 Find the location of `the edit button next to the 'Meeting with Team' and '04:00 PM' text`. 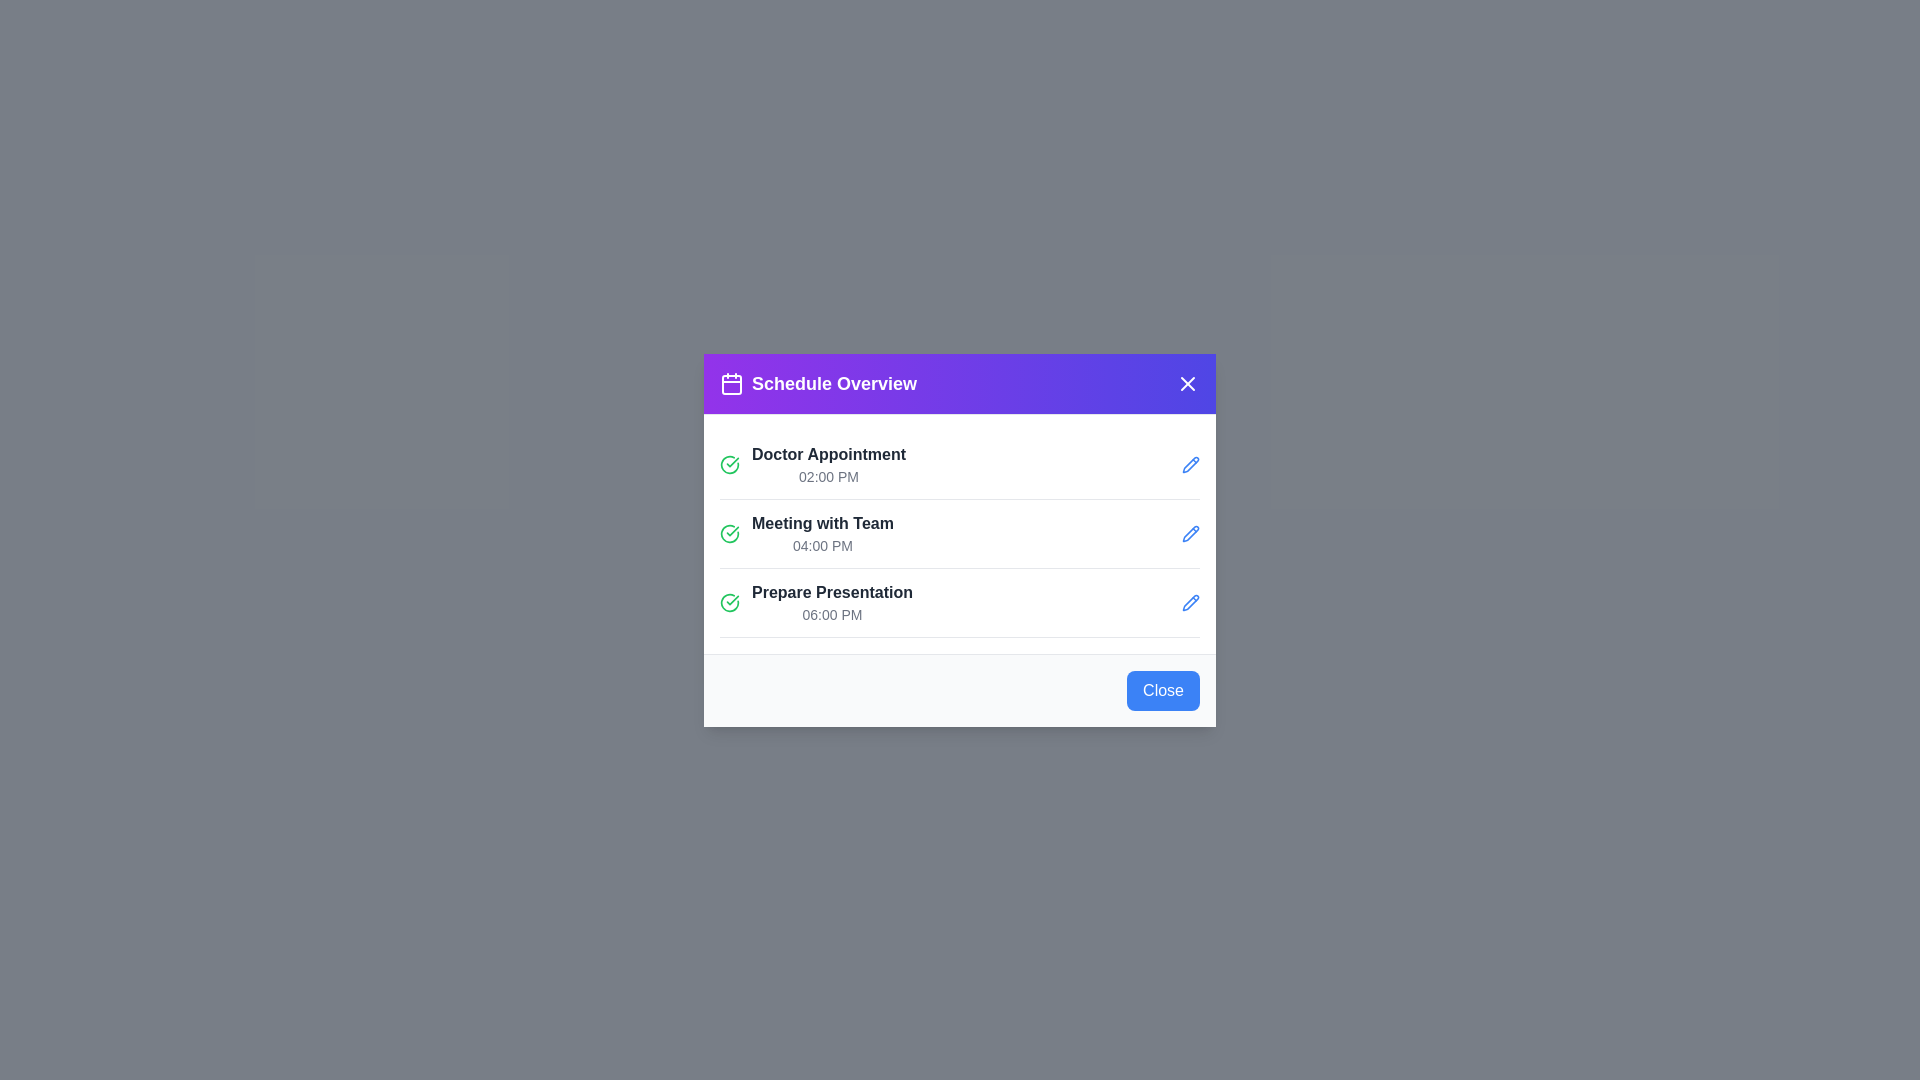

the edit button next to the 'Meeting with Team' and '04:00 PM' text is located at coordinates (1190, 532).